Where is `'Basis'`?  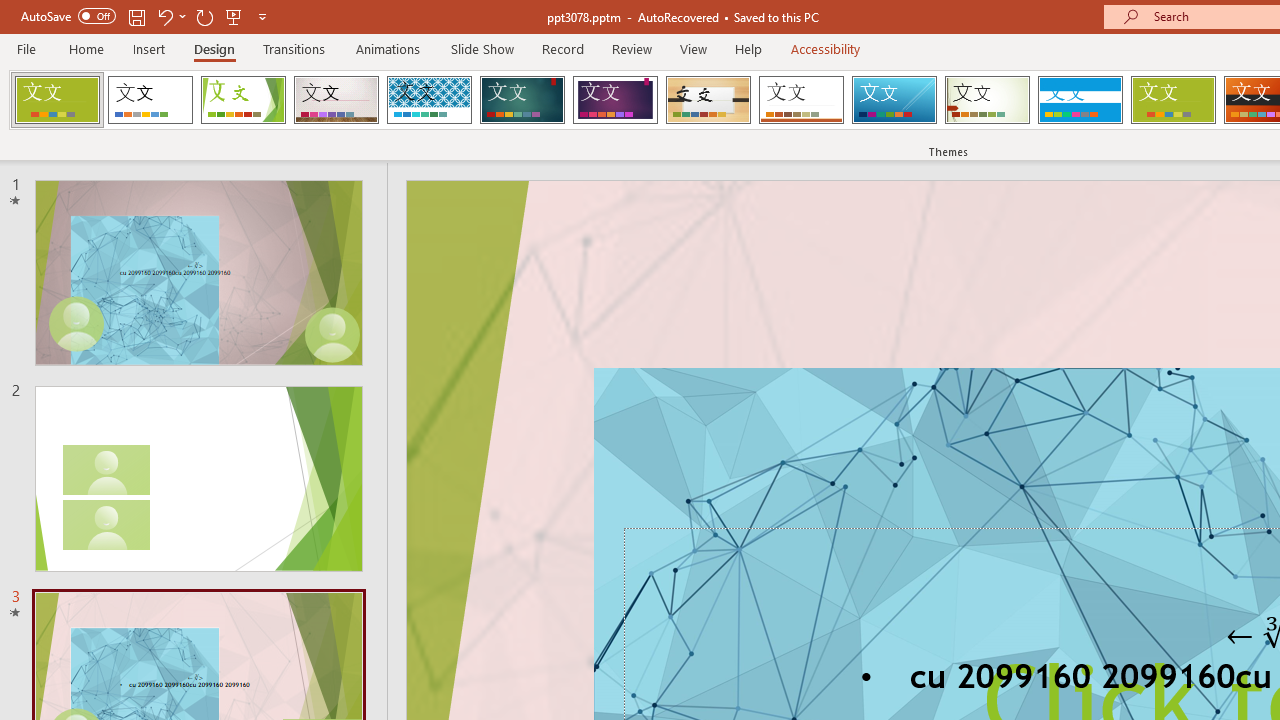
'Basis' is located at coordinates (1173, 100).